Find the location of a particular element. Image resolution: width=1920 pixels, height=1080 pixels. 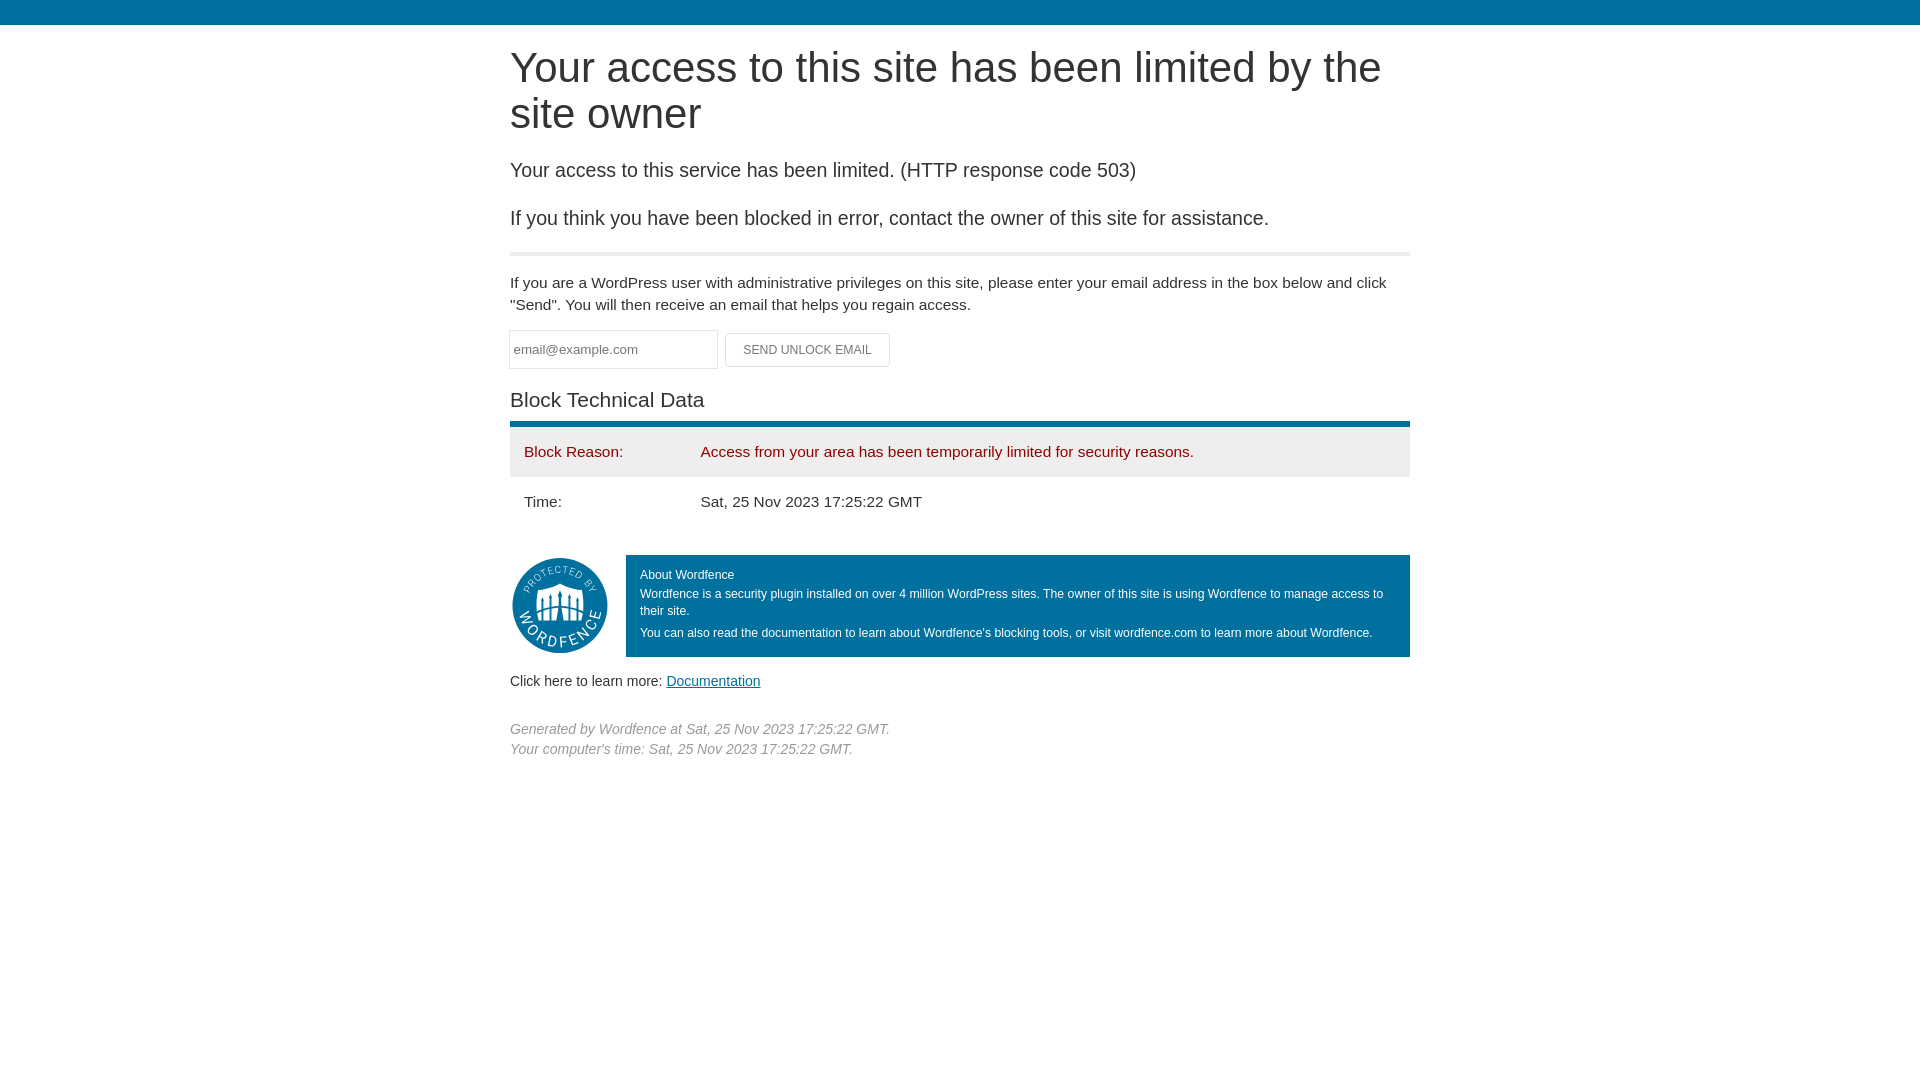

'Documentation' is located at coordinates (713, 680).